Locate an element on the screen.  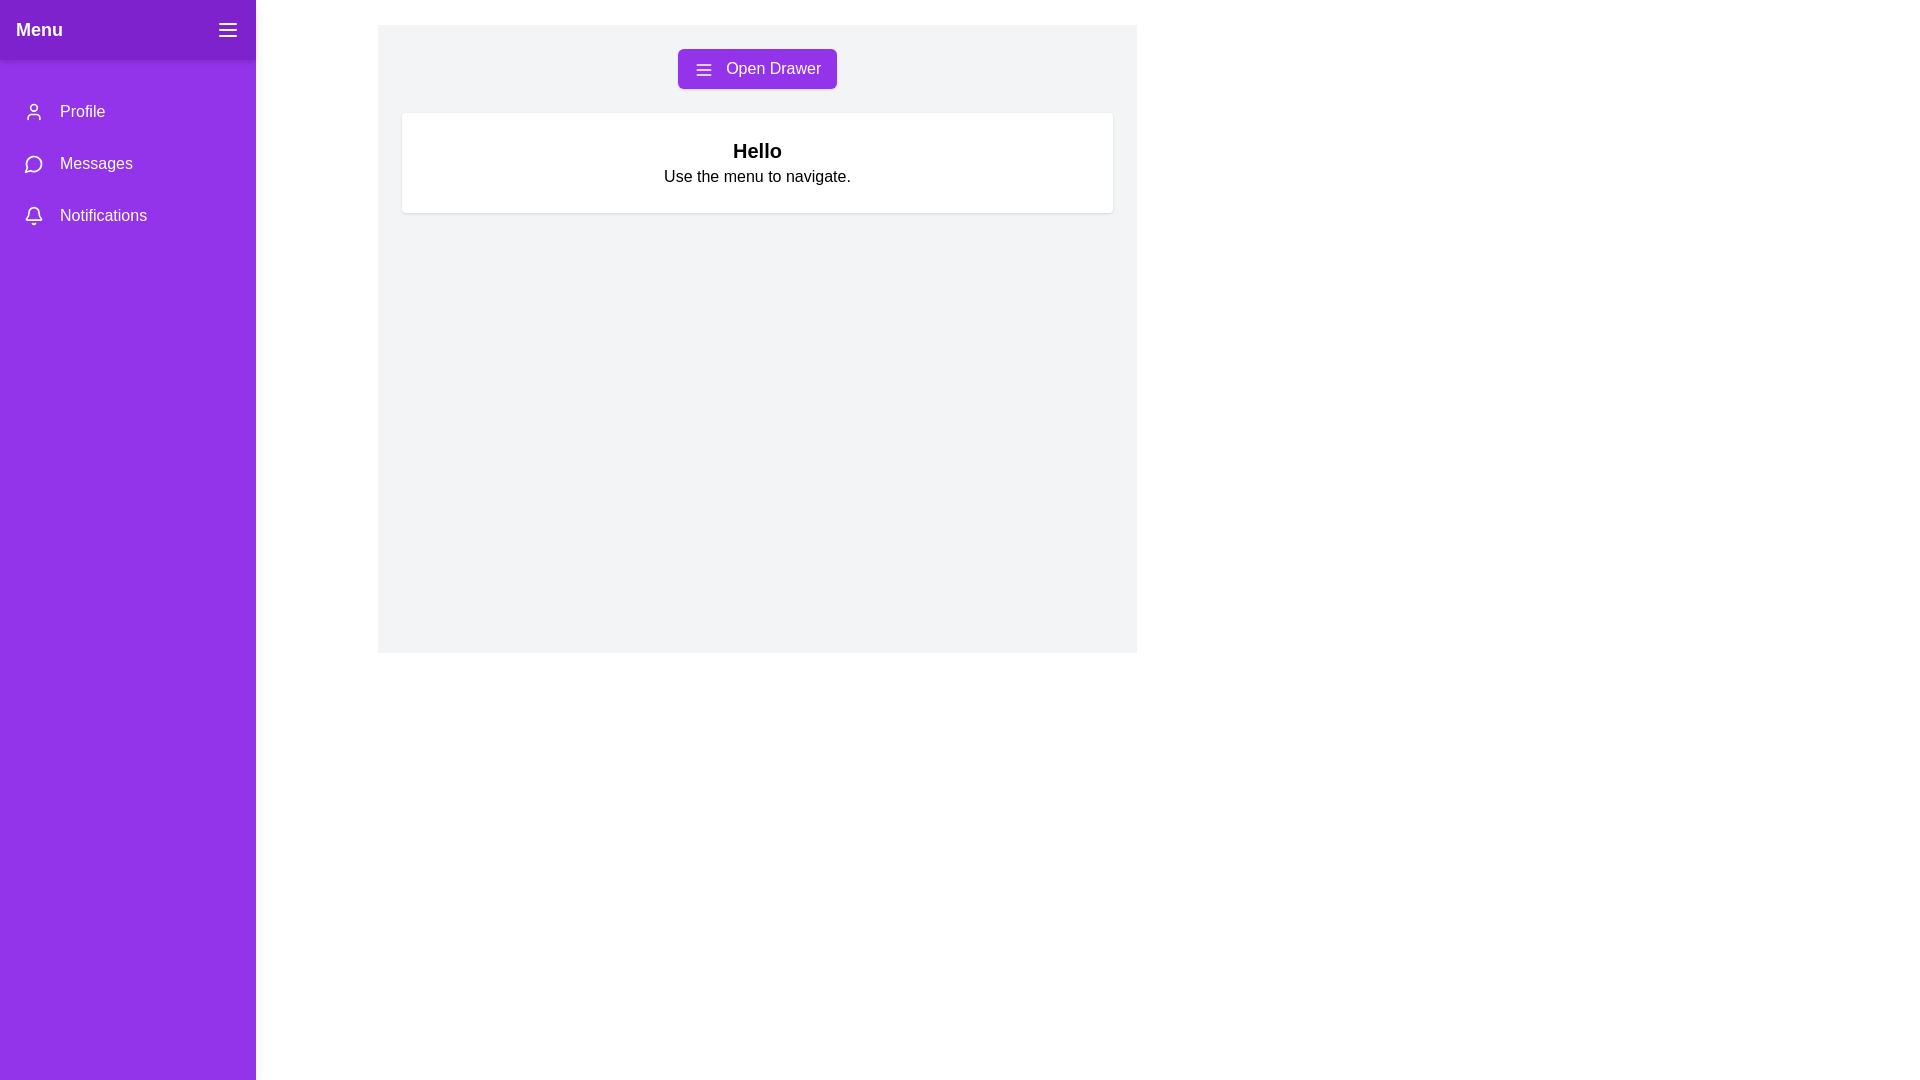
the bell icon in the sidebar menu is located at coordinates (33, 216).